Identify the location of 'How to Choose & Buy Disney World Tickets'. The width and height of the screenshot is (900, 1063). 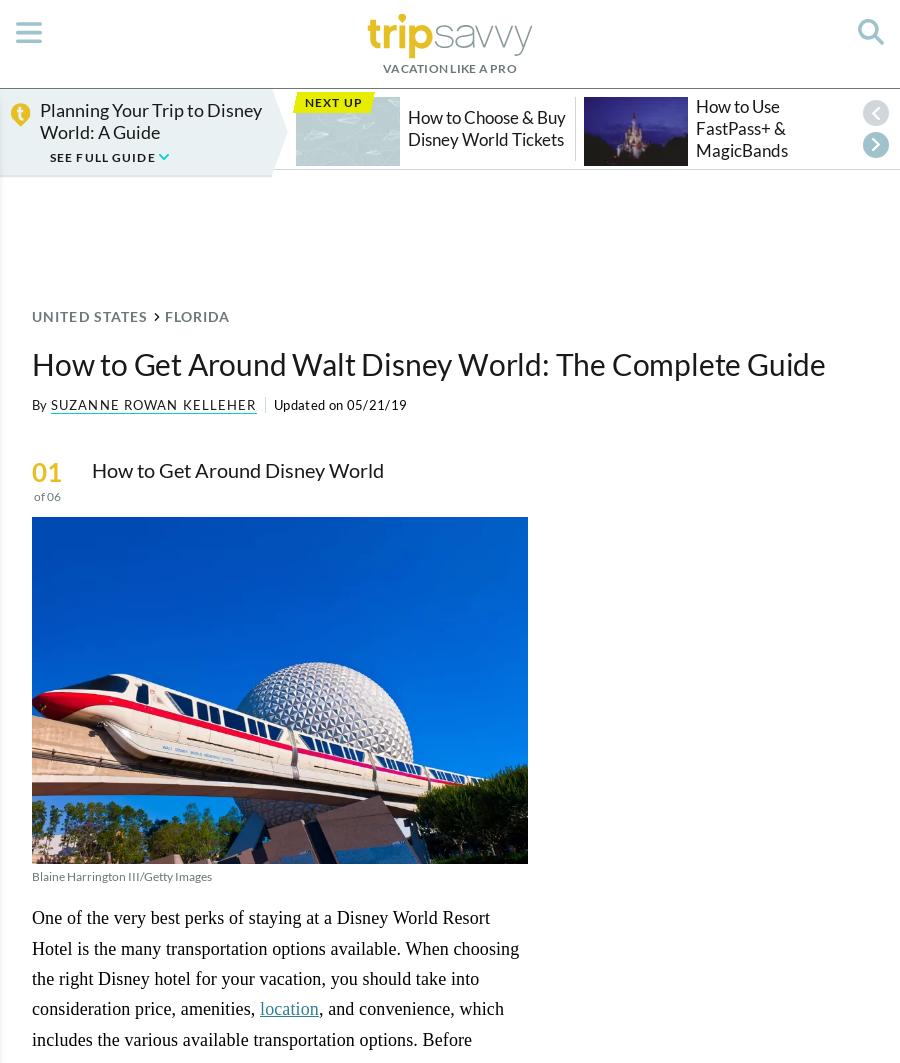
(485, 127).